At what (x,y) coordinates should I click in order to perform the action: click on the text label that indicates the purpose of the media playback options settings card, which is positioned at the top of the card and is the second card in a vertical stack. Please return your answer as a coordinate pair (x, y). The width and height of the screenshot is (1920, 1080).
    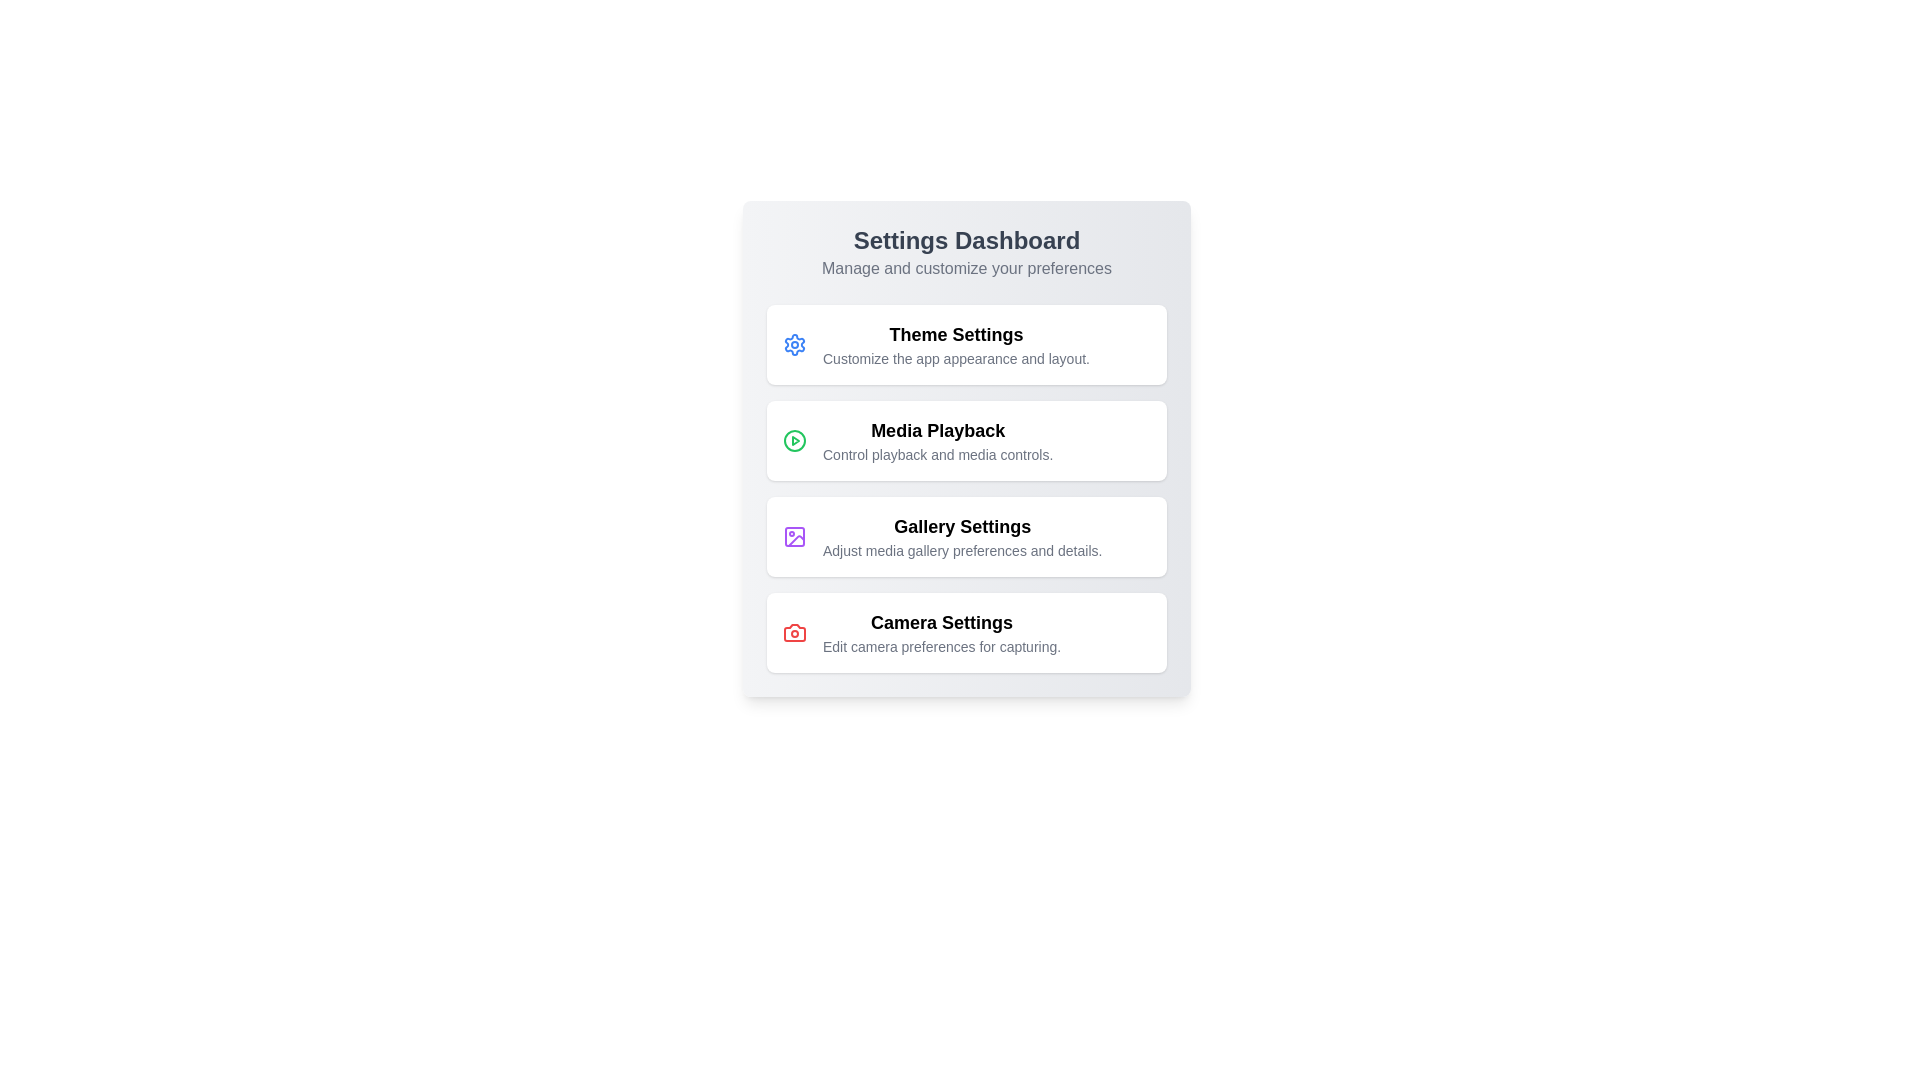
    Looking at the image, I should click on (937, 430).